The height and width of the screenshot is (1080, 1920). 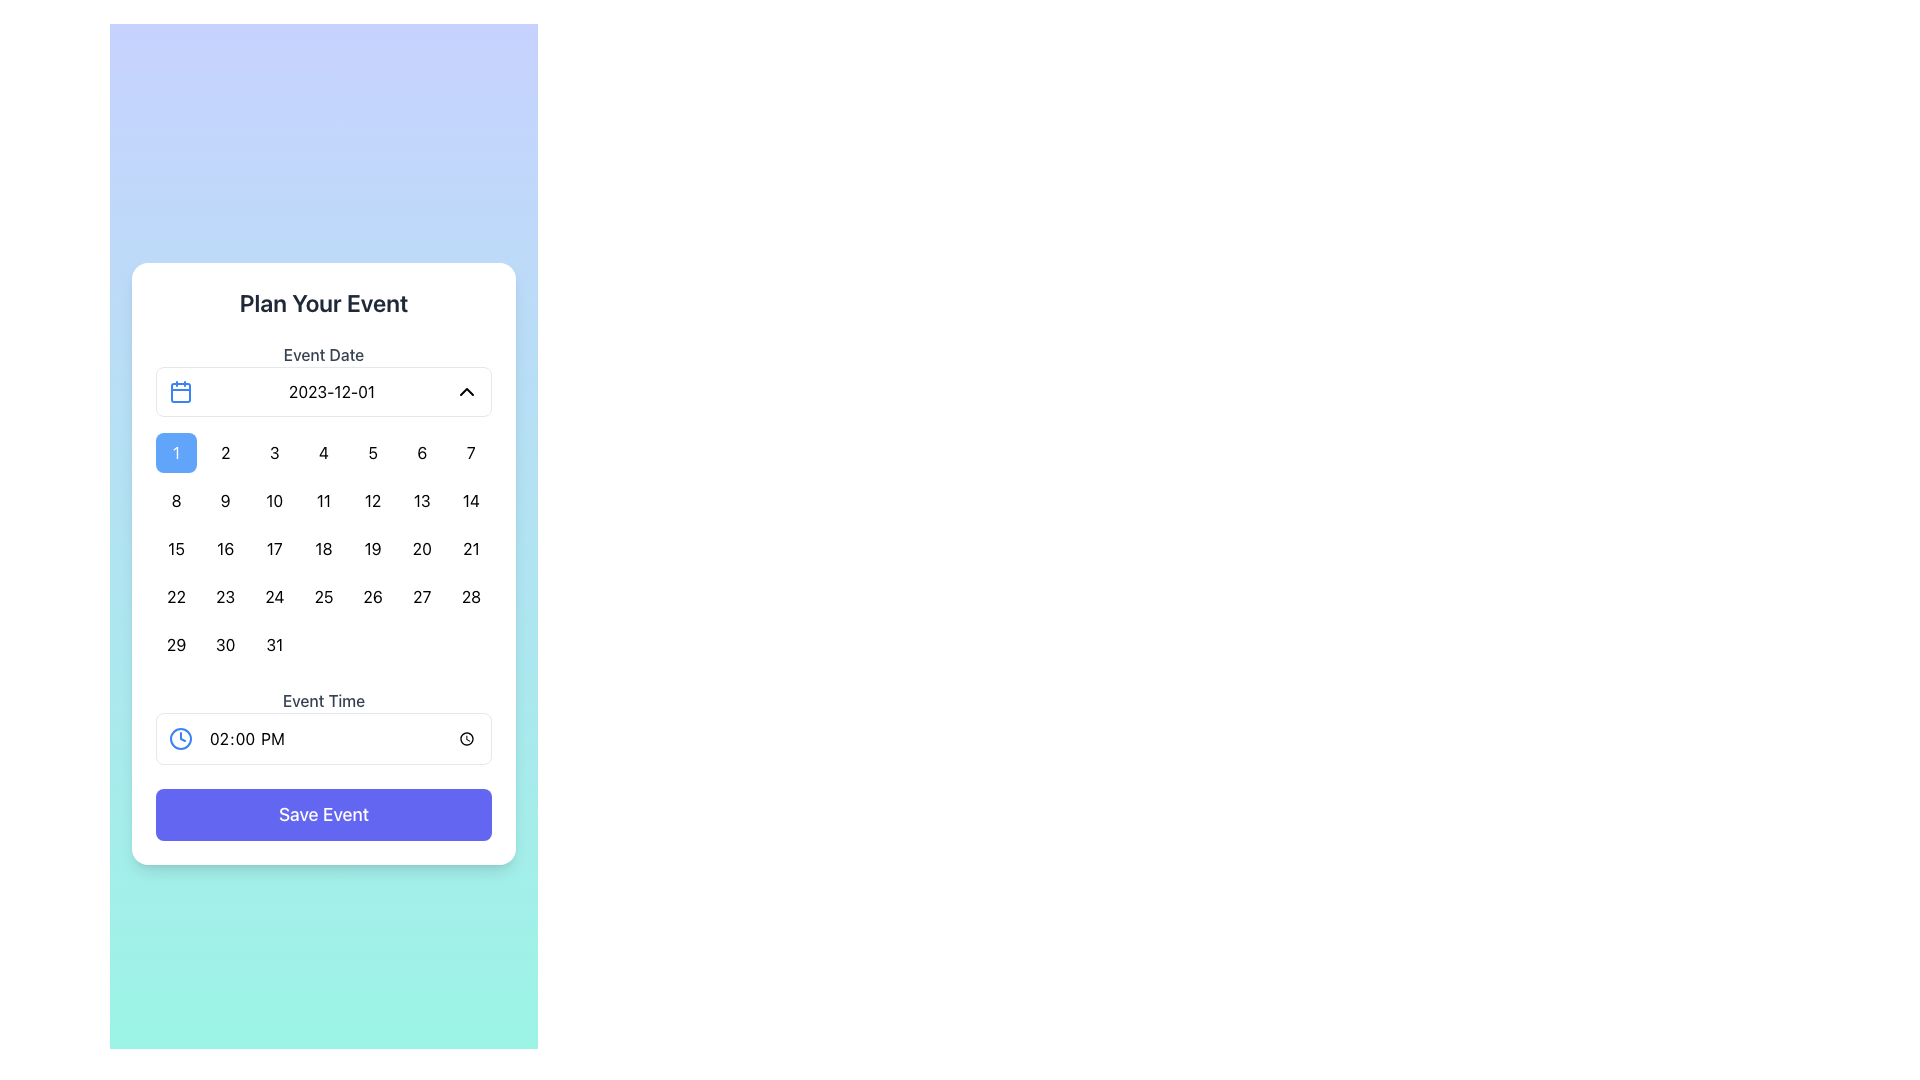 What do you see at coordinates (176, 452) in the screenshot?
I see `the blue square button with white text '1' in the upper-left corner of the grid` at bounding box center [176, 452].